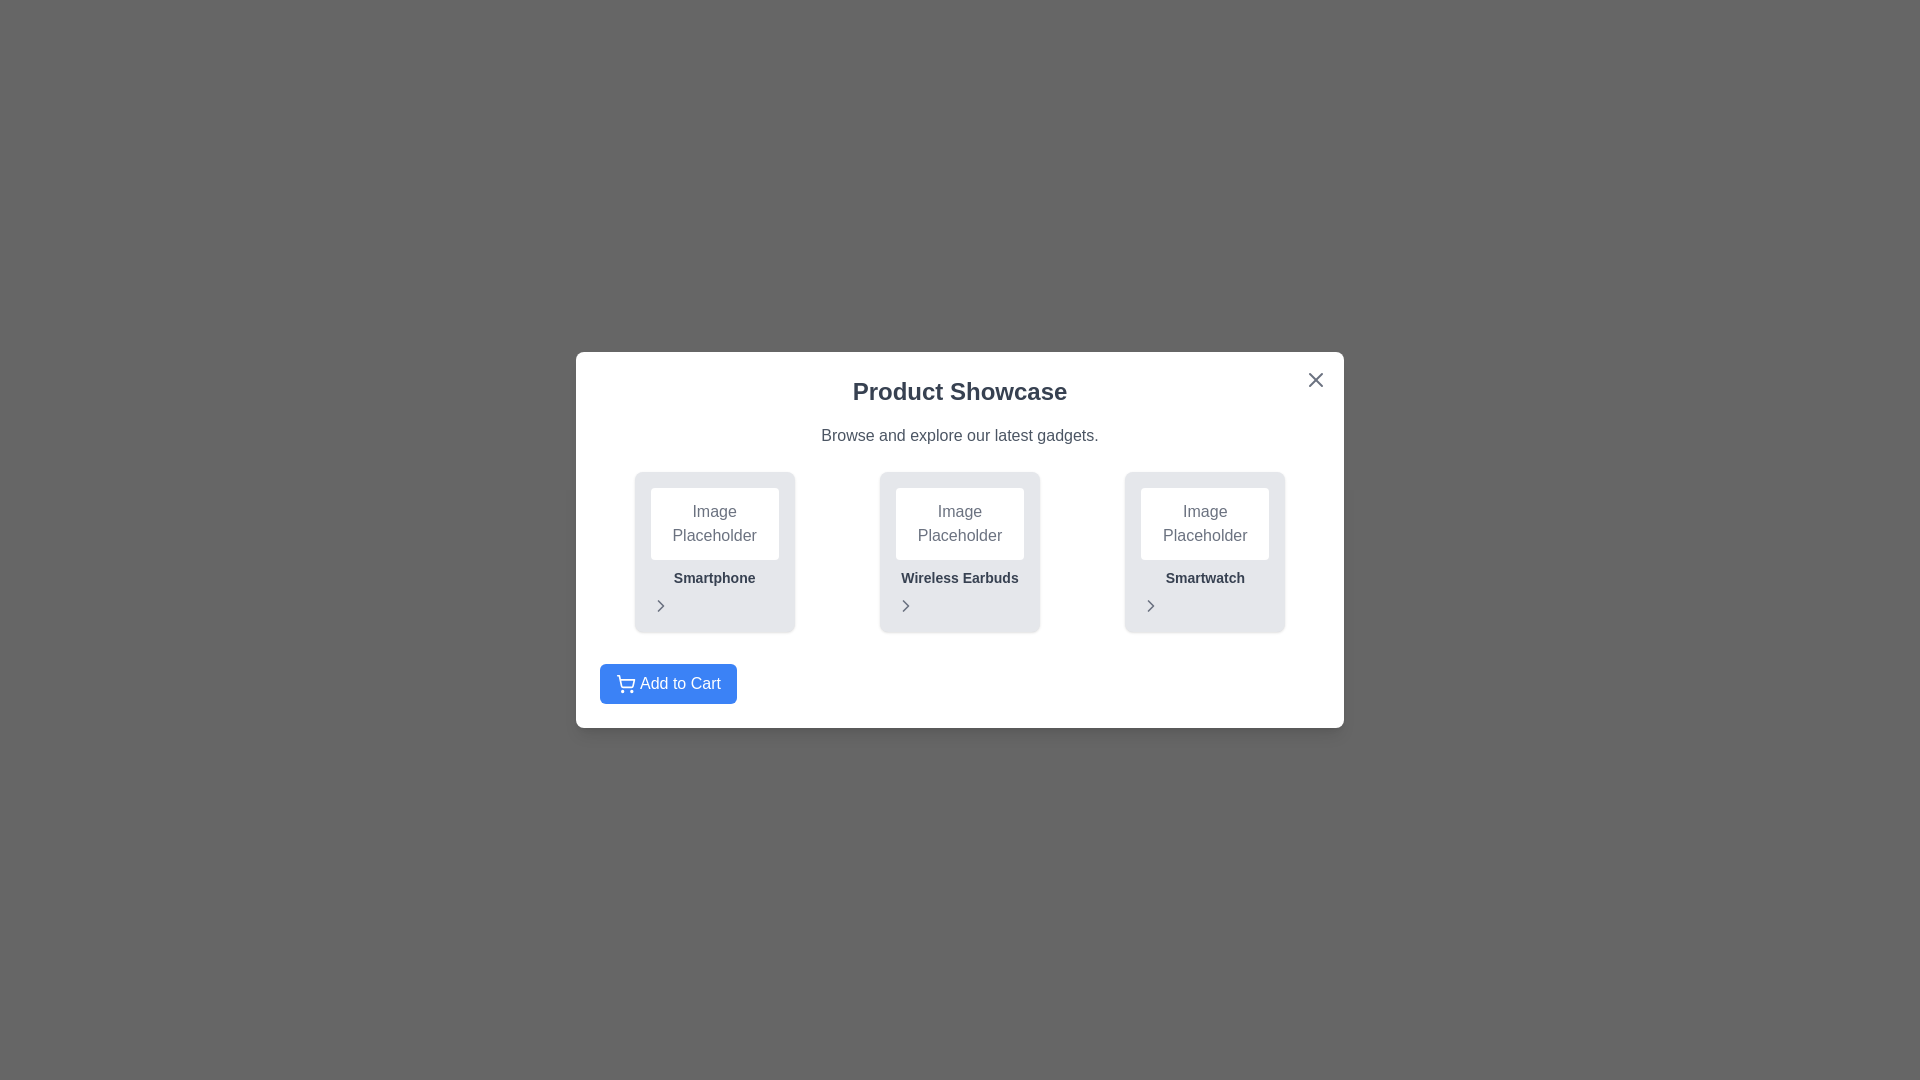 This screenshot has height=1080, width=1920. What do you see at coordinates (1315, 380) in the screenshot?
I see `the close button located in the top-right corner of the modal window` at bounding box center [1315, 380].